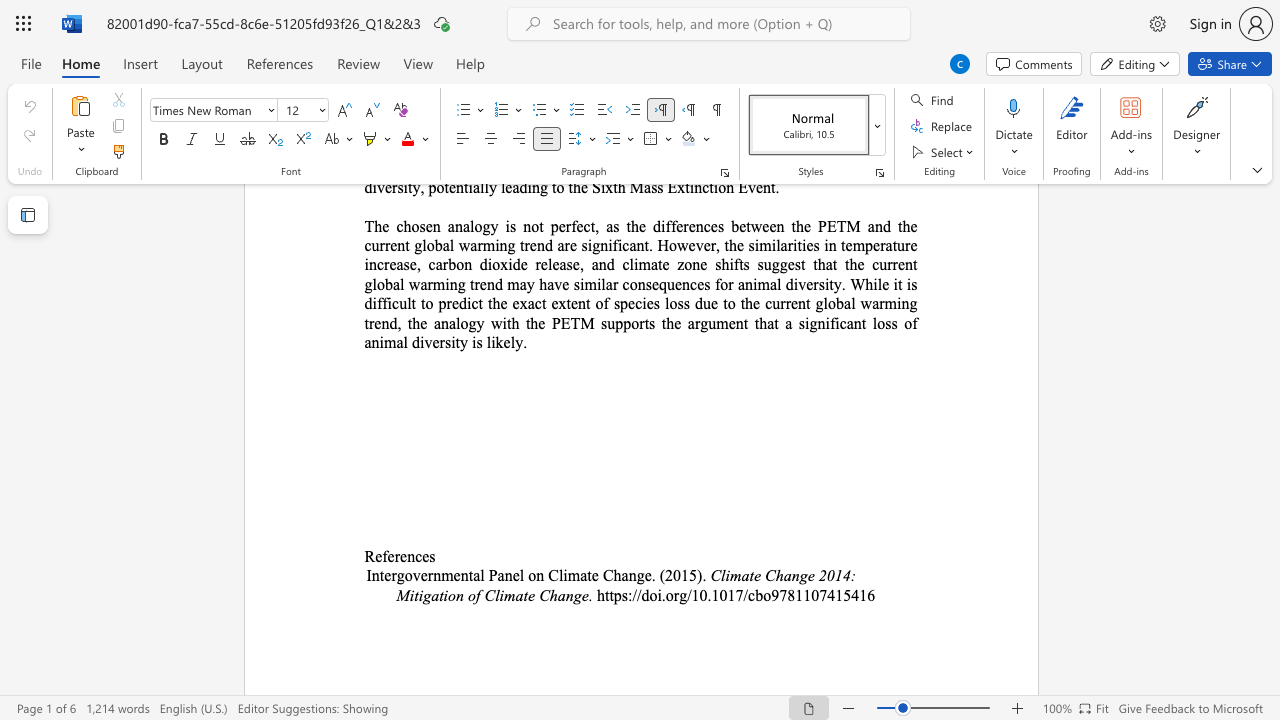  Describe the element at coordinates (651, 575) in the screenshot. I see `the space between the continuous character "e" and "." in the text` at that location.